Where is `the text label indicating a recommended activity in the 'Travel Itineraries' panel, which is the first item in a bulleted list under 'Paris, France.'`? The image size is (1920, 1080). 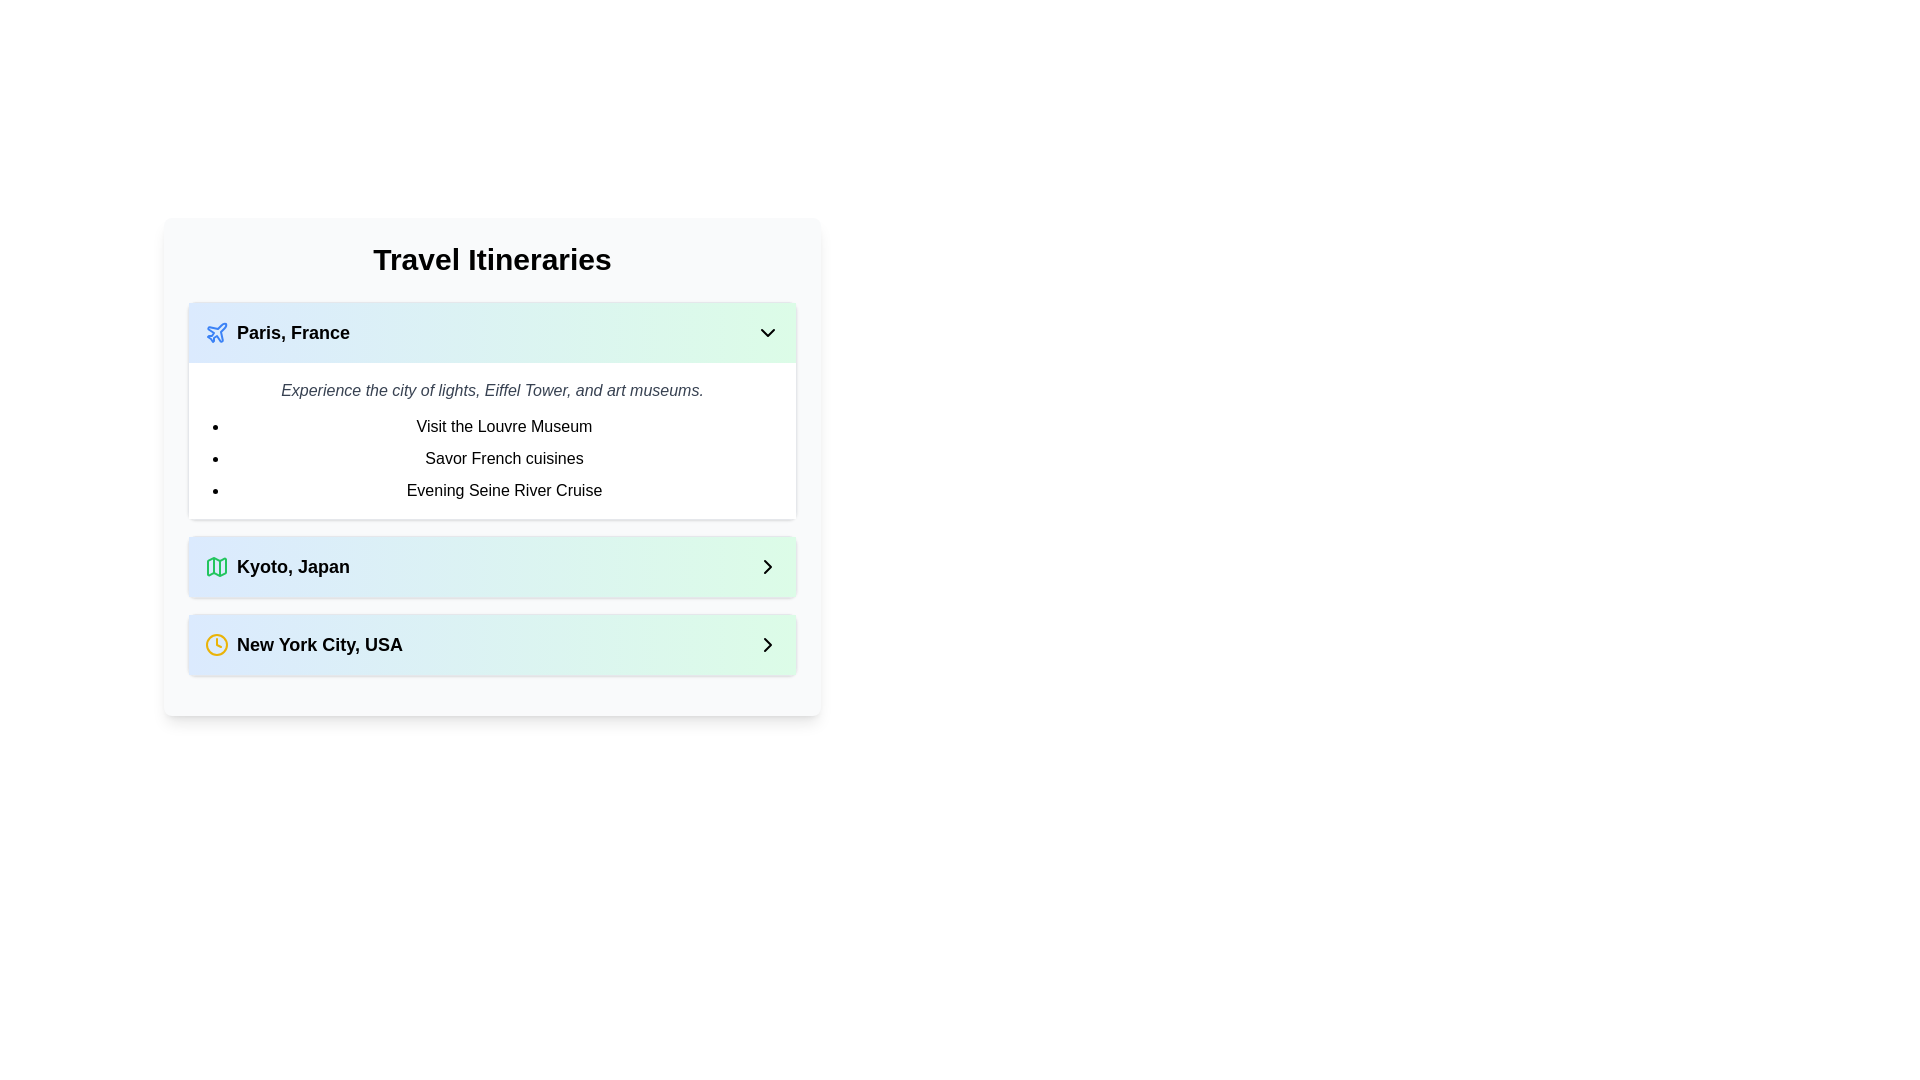 the text label indicating a recommended activity in the 'Travel Itineraries' panel, which is the first item in a bulleted list under 'Paris, France.' is located at coordinates (504, 426).